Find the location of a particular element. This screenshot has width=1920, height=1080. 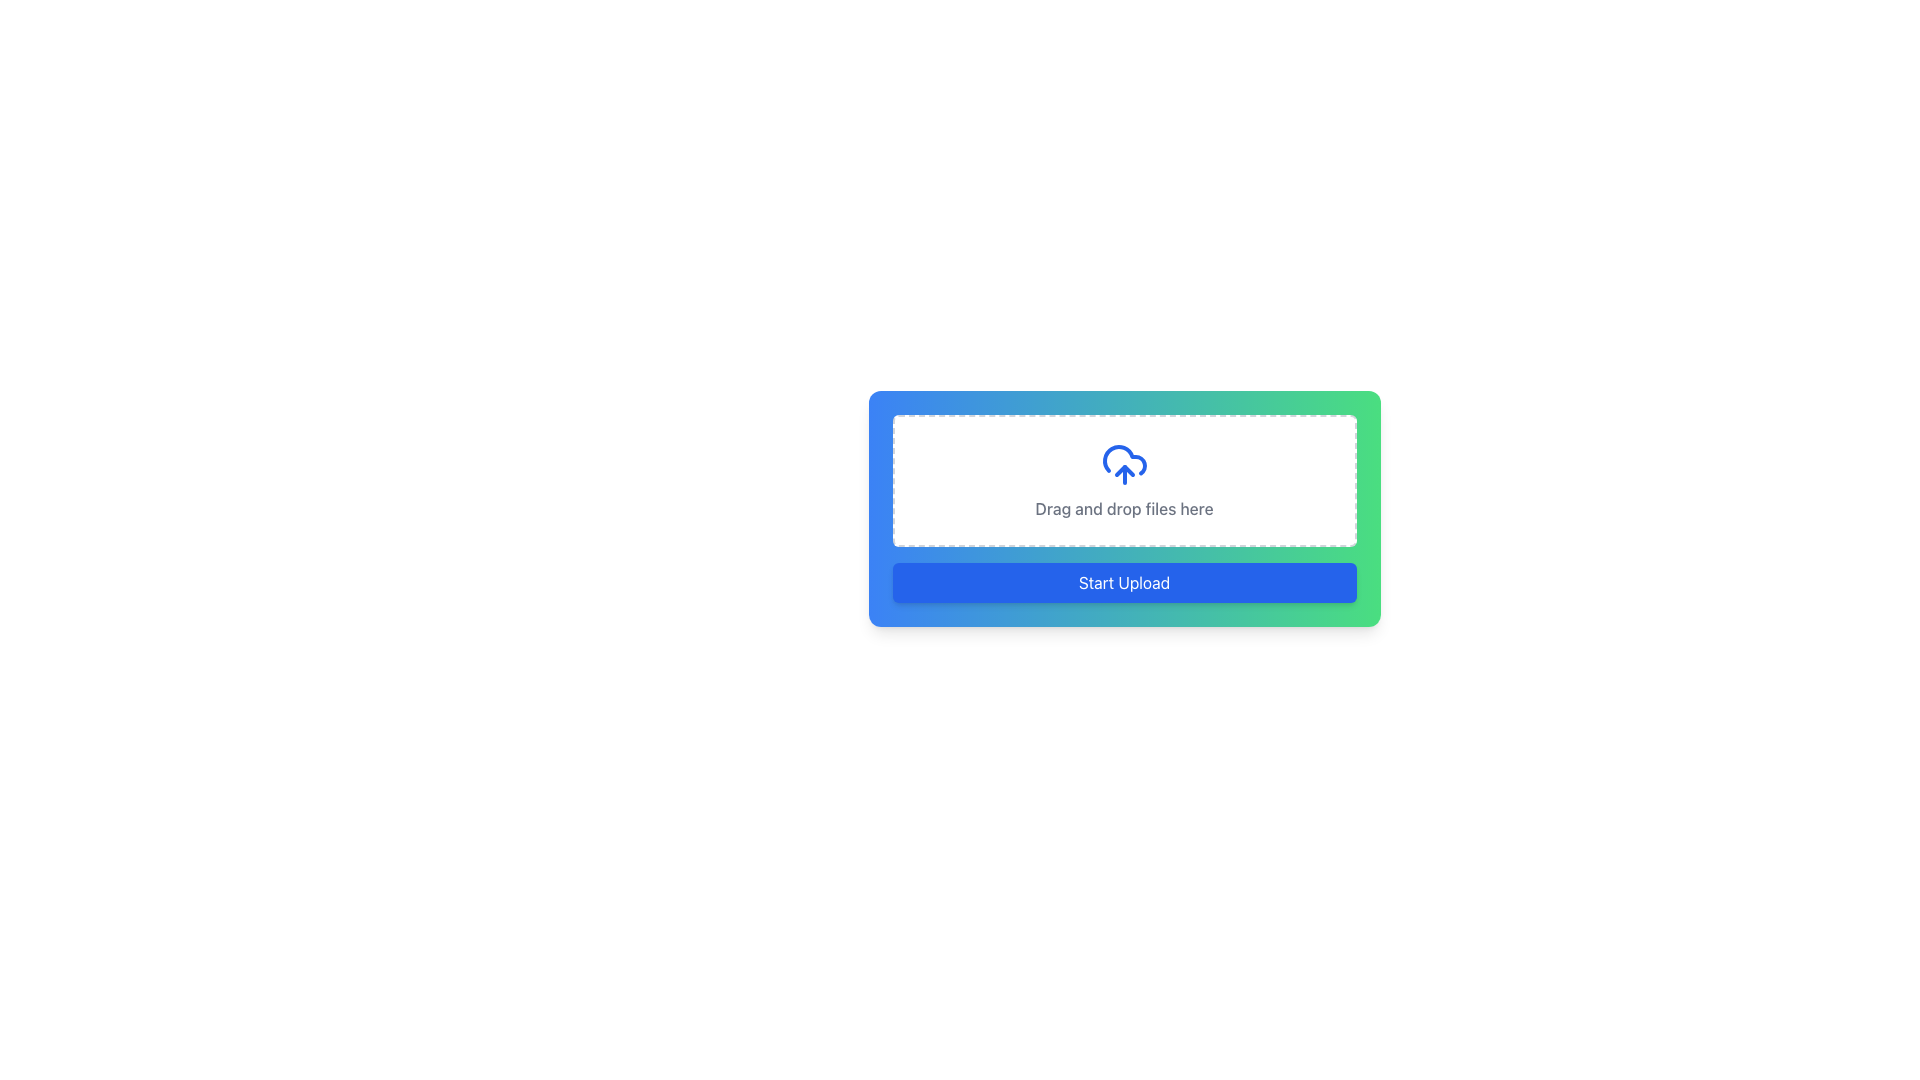

the upload button located below the text 'Drag and drop files here.' for keyboard interactions is located at coordinates (1124, 582).